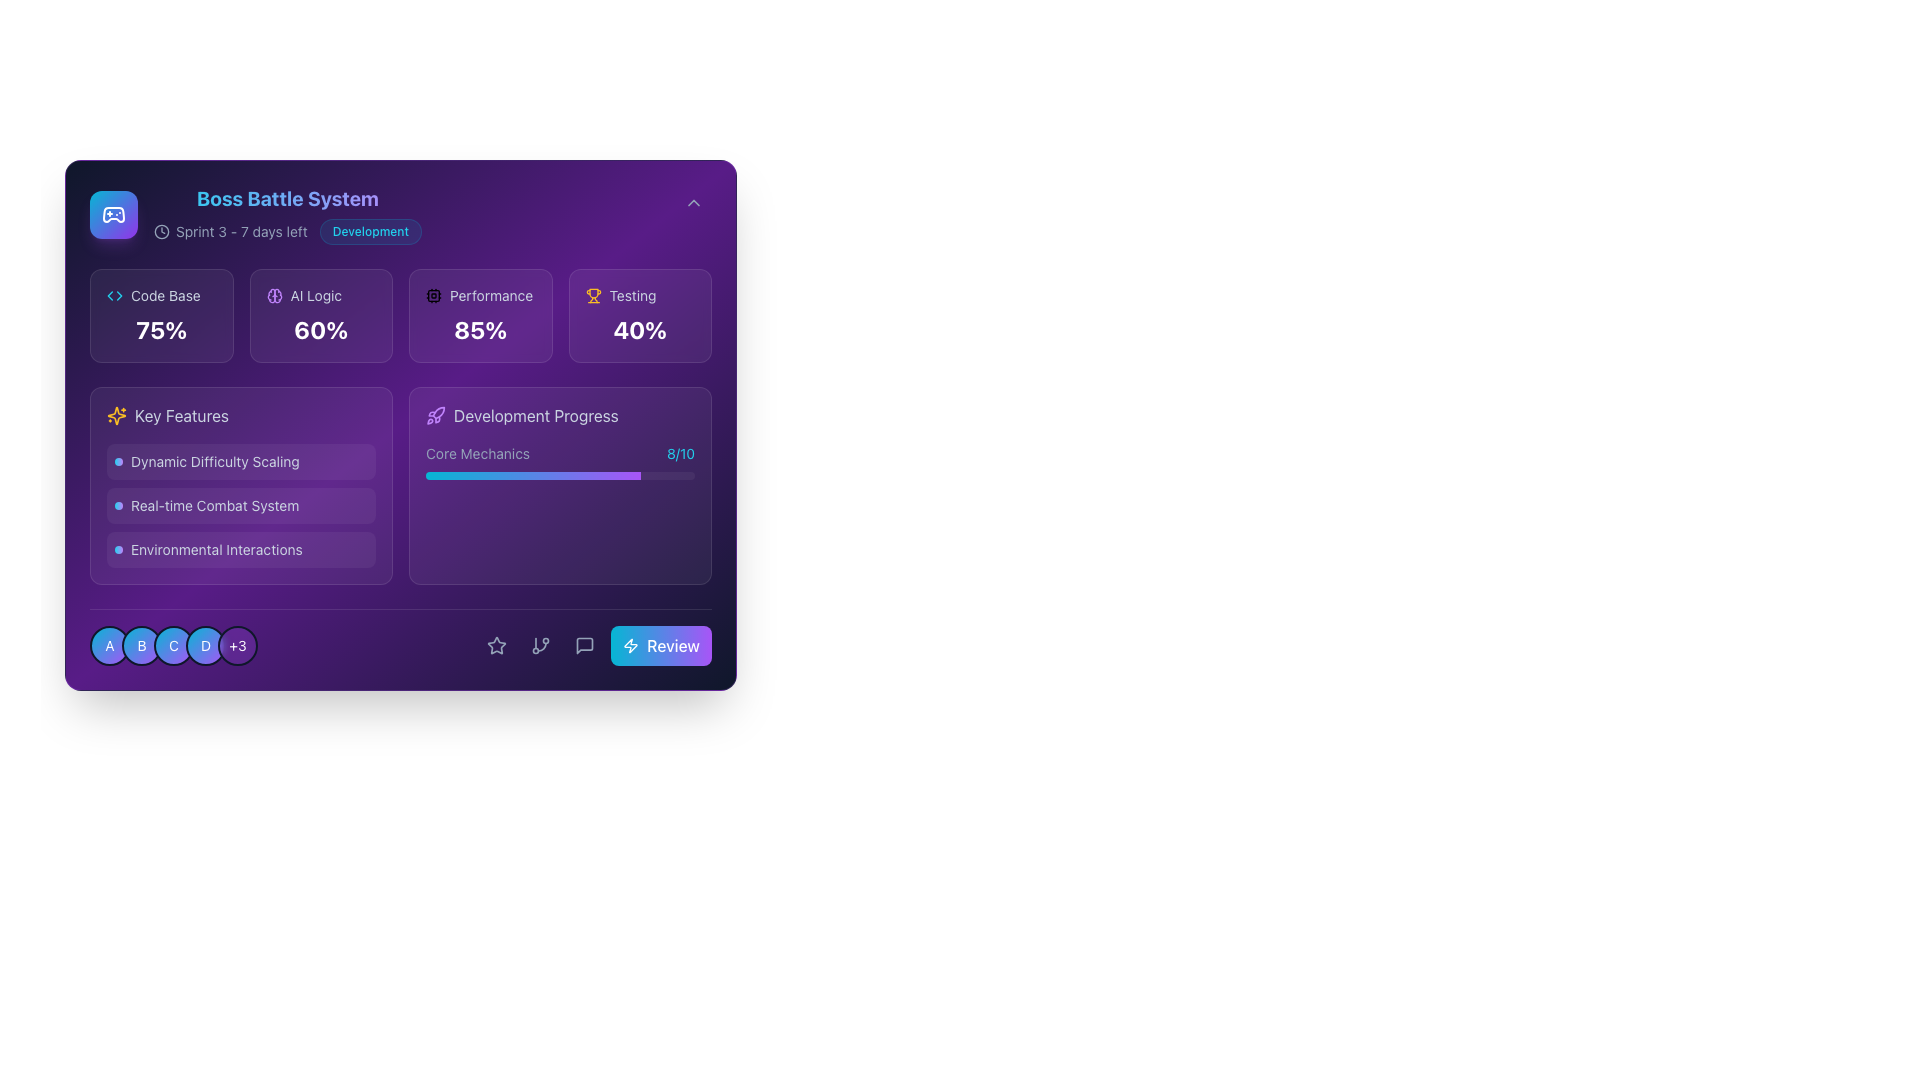 This screenshot has height=1080, width=1920. What do you see at coordinates (161, 315) in the screenshot?
I see `the '75%' metric displayed prominently in the top-left interactive metric card labeled 'Code Base' to focus on it` at bounding box center [161, 315].